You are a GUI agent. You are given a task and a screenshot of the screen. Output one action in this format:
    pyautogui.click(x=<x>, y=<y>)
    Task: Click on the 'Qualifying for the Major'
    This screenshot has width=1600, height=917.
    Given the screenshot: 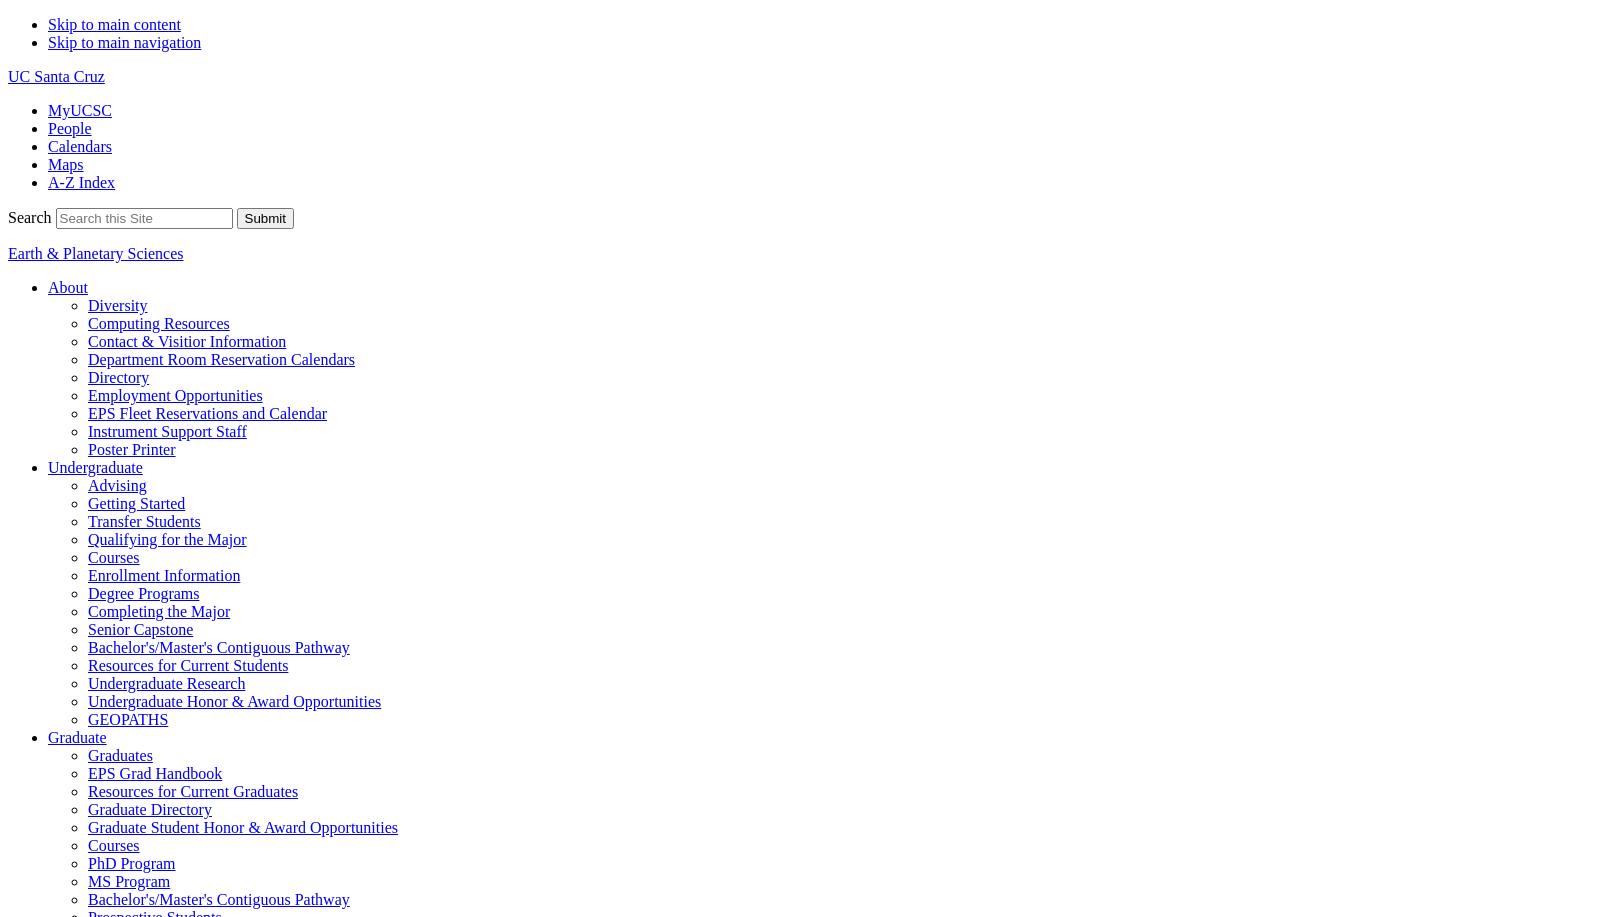 What is the action you would take?
    pyautogui.click(x=87, y=539)
    